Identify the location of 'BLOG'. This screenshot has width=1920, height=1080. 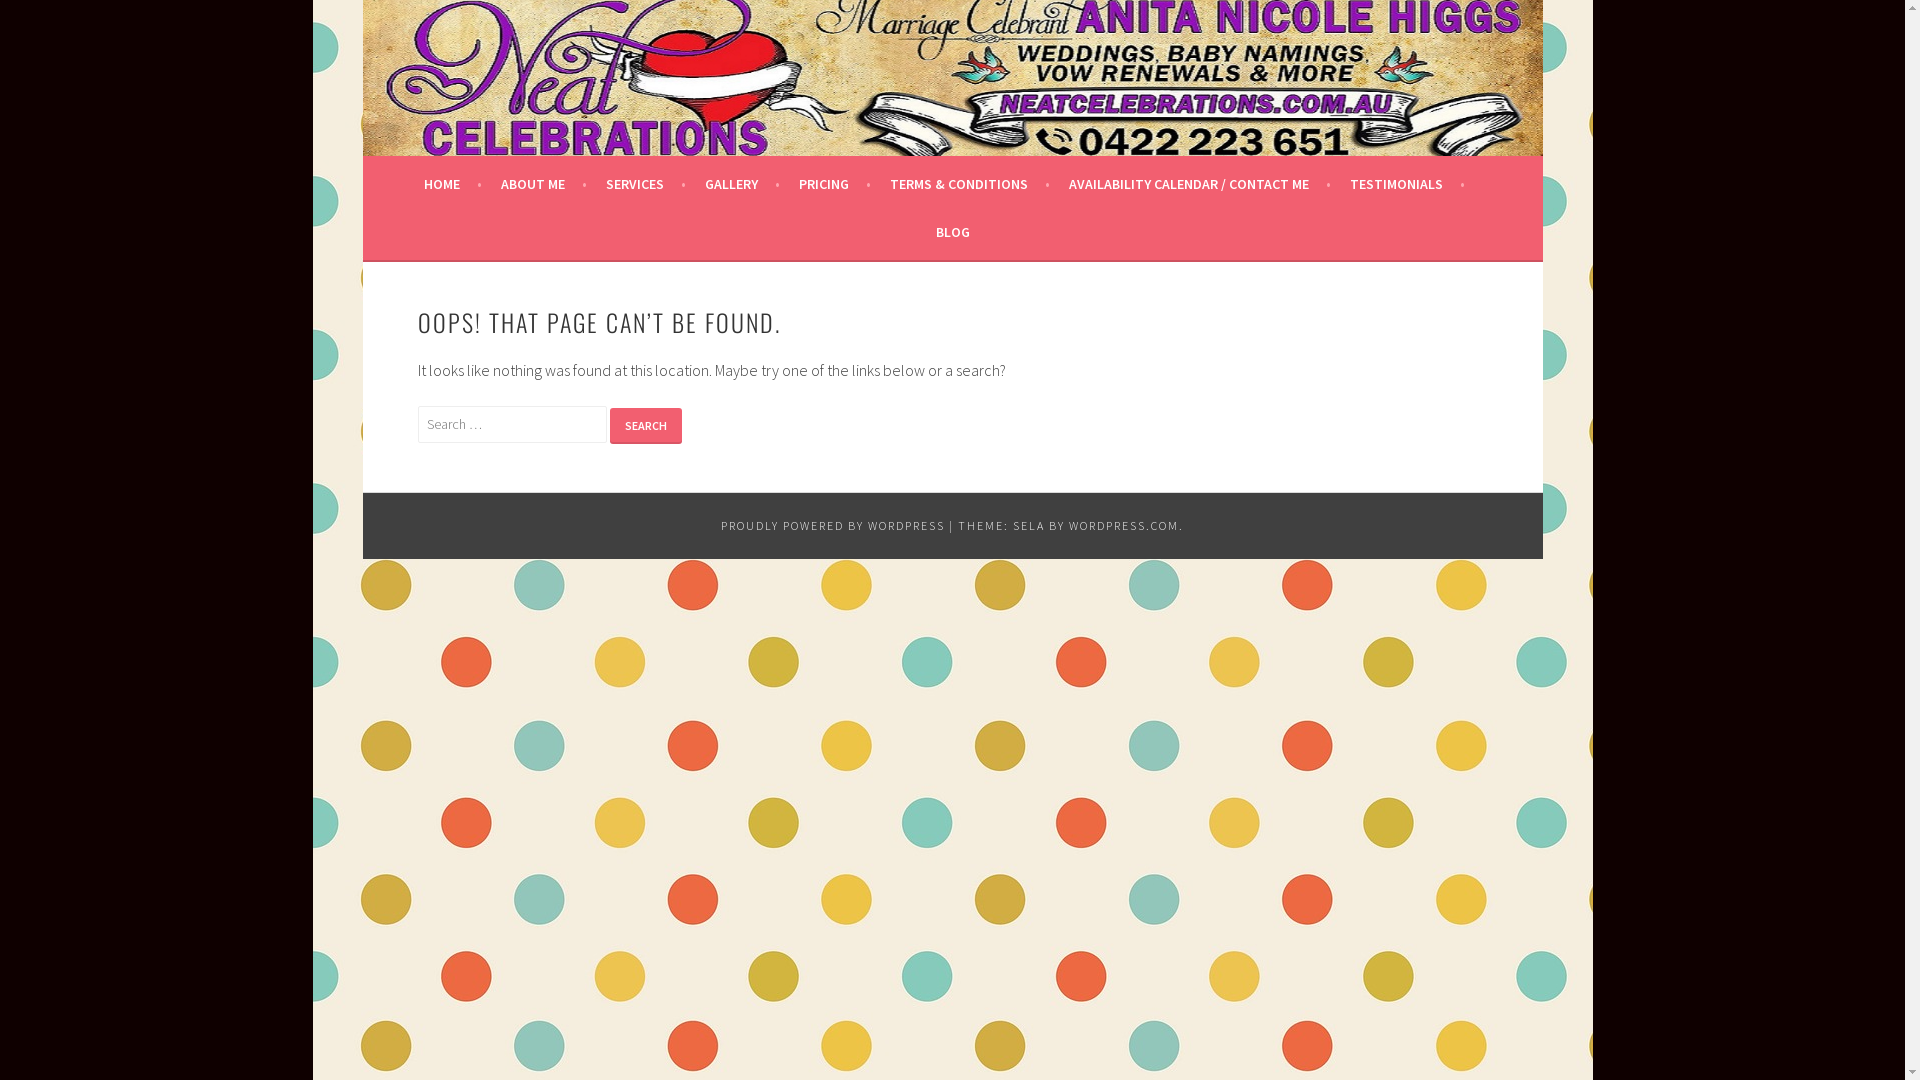
(952, 230).